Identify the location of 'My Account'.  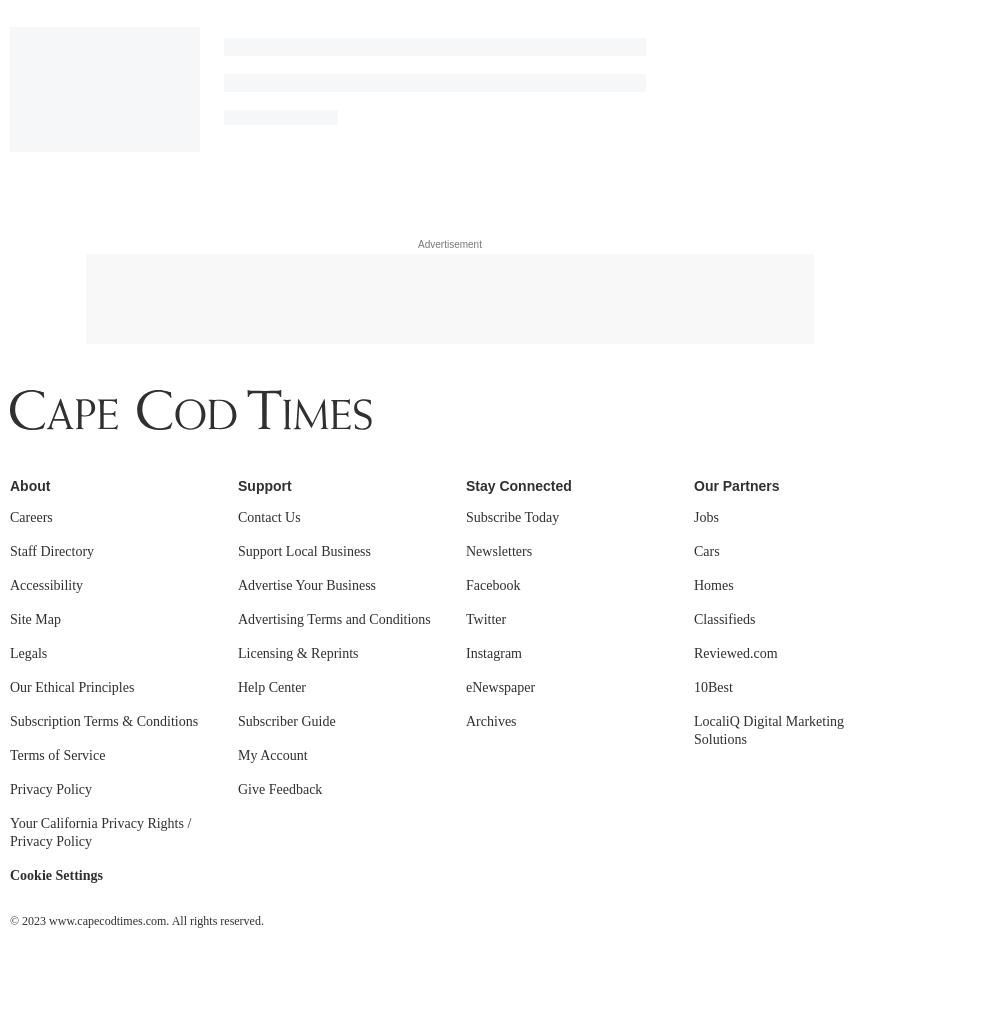
(272, 196).